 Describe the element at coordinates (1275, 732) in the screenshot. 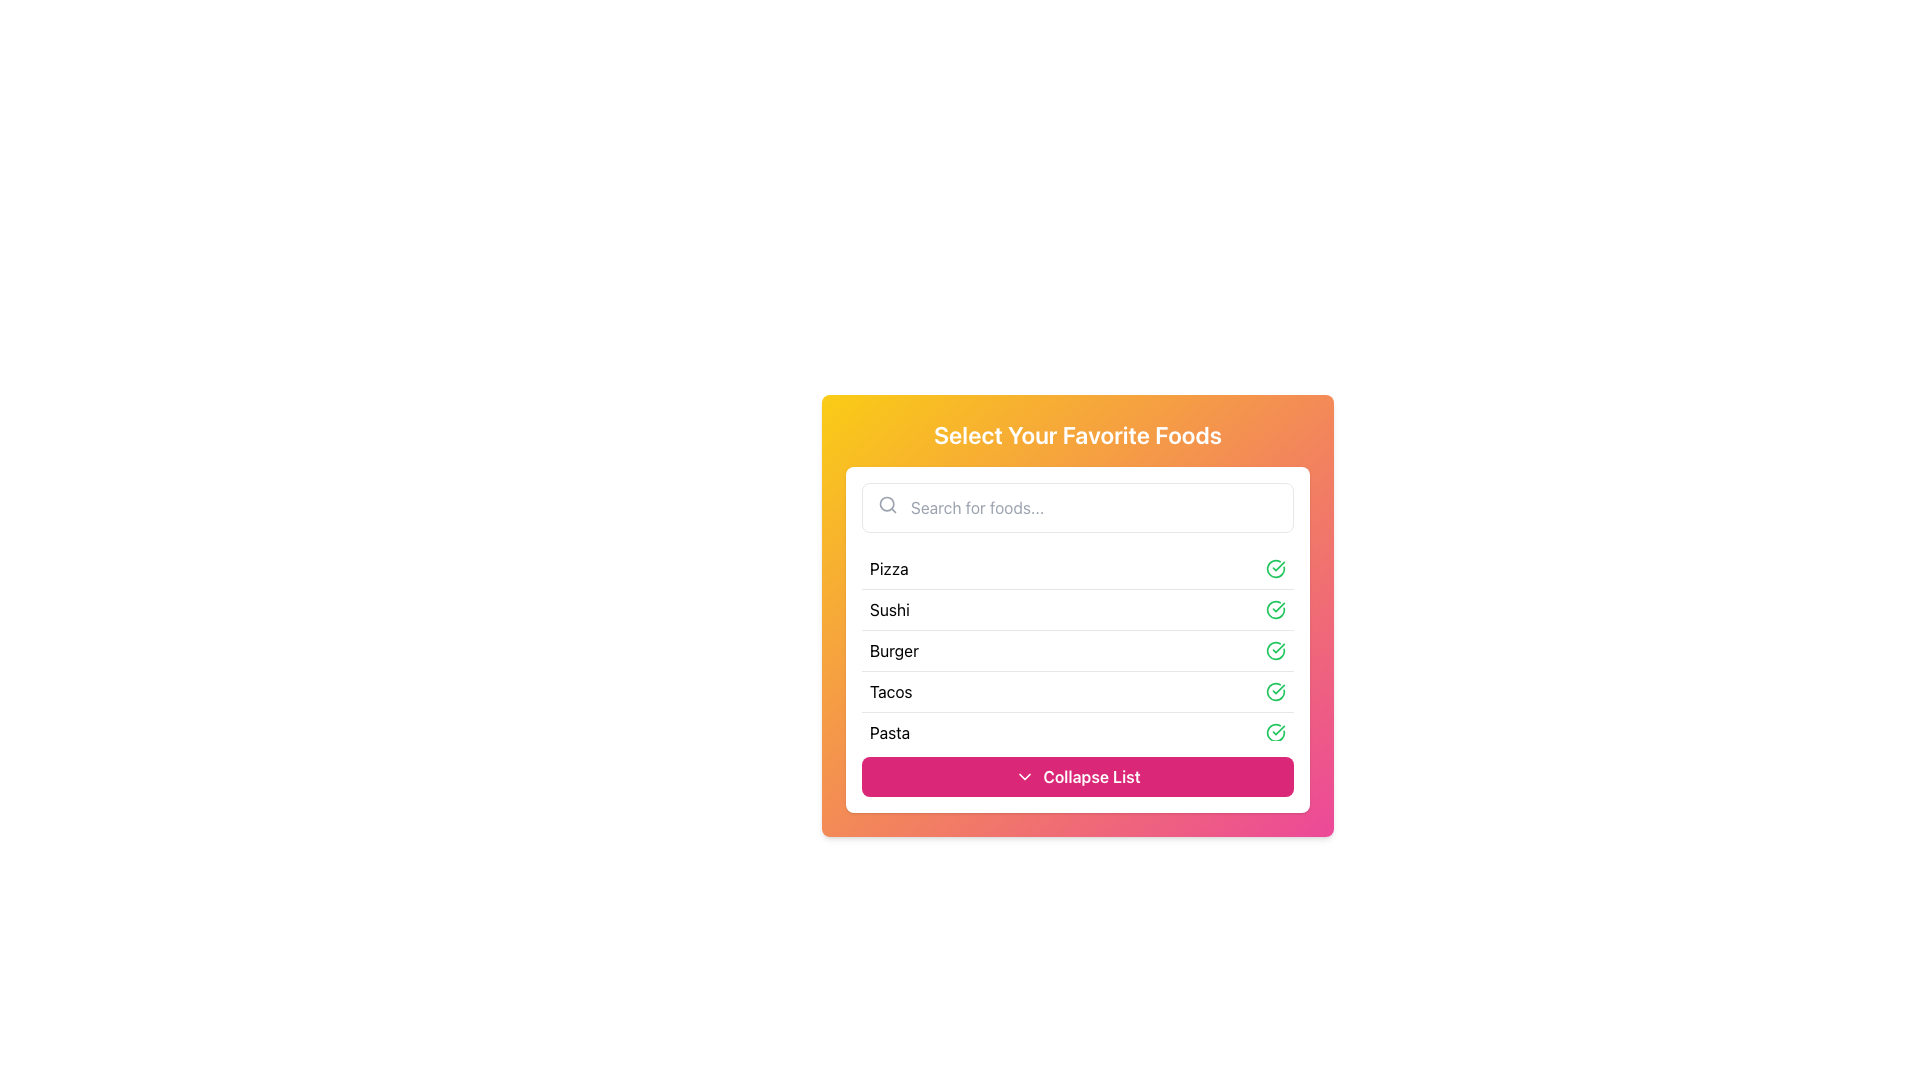

I see `the confirmation icon for the list item labeled 'Pasta', which is positioned in the far-right section of the item and aligned vertically with the text` at that location.